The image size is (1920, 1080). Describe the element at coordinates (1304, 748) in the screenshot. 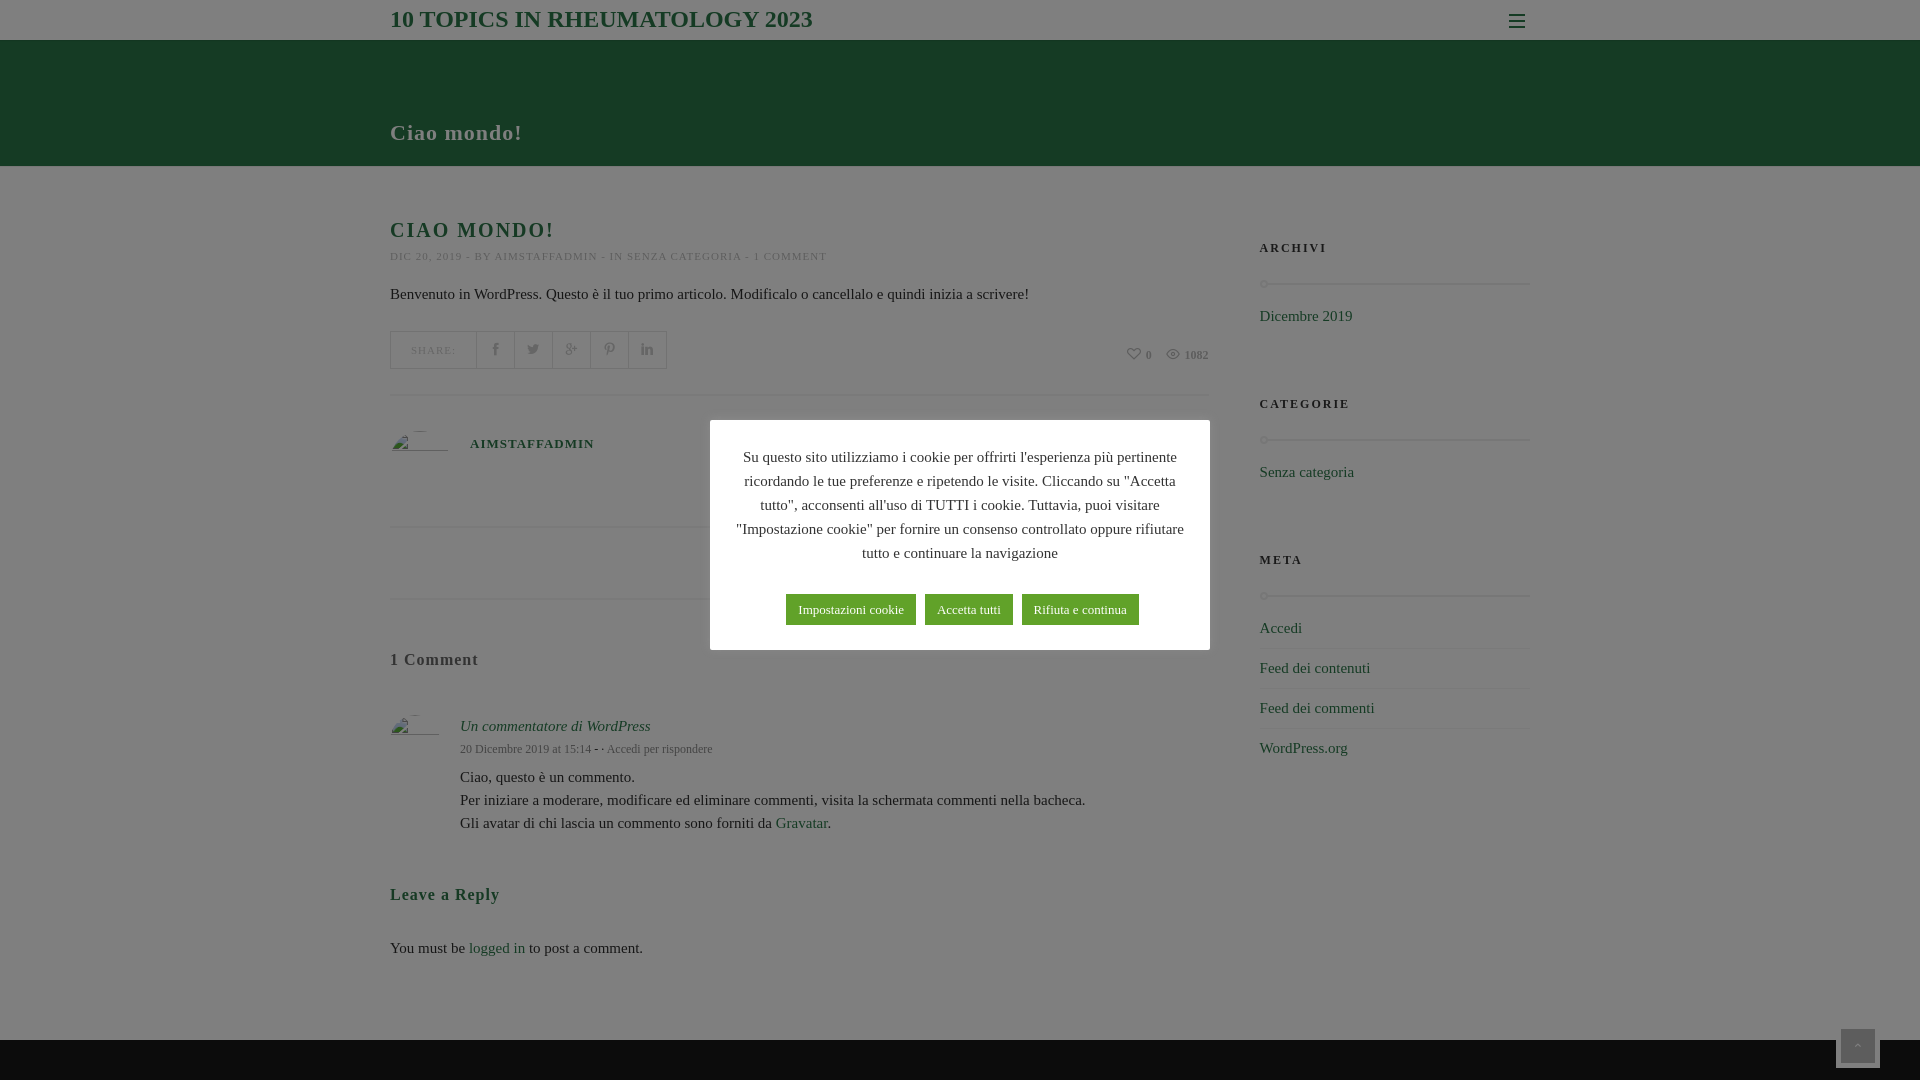

I see `'WordPress.org'` at that location.